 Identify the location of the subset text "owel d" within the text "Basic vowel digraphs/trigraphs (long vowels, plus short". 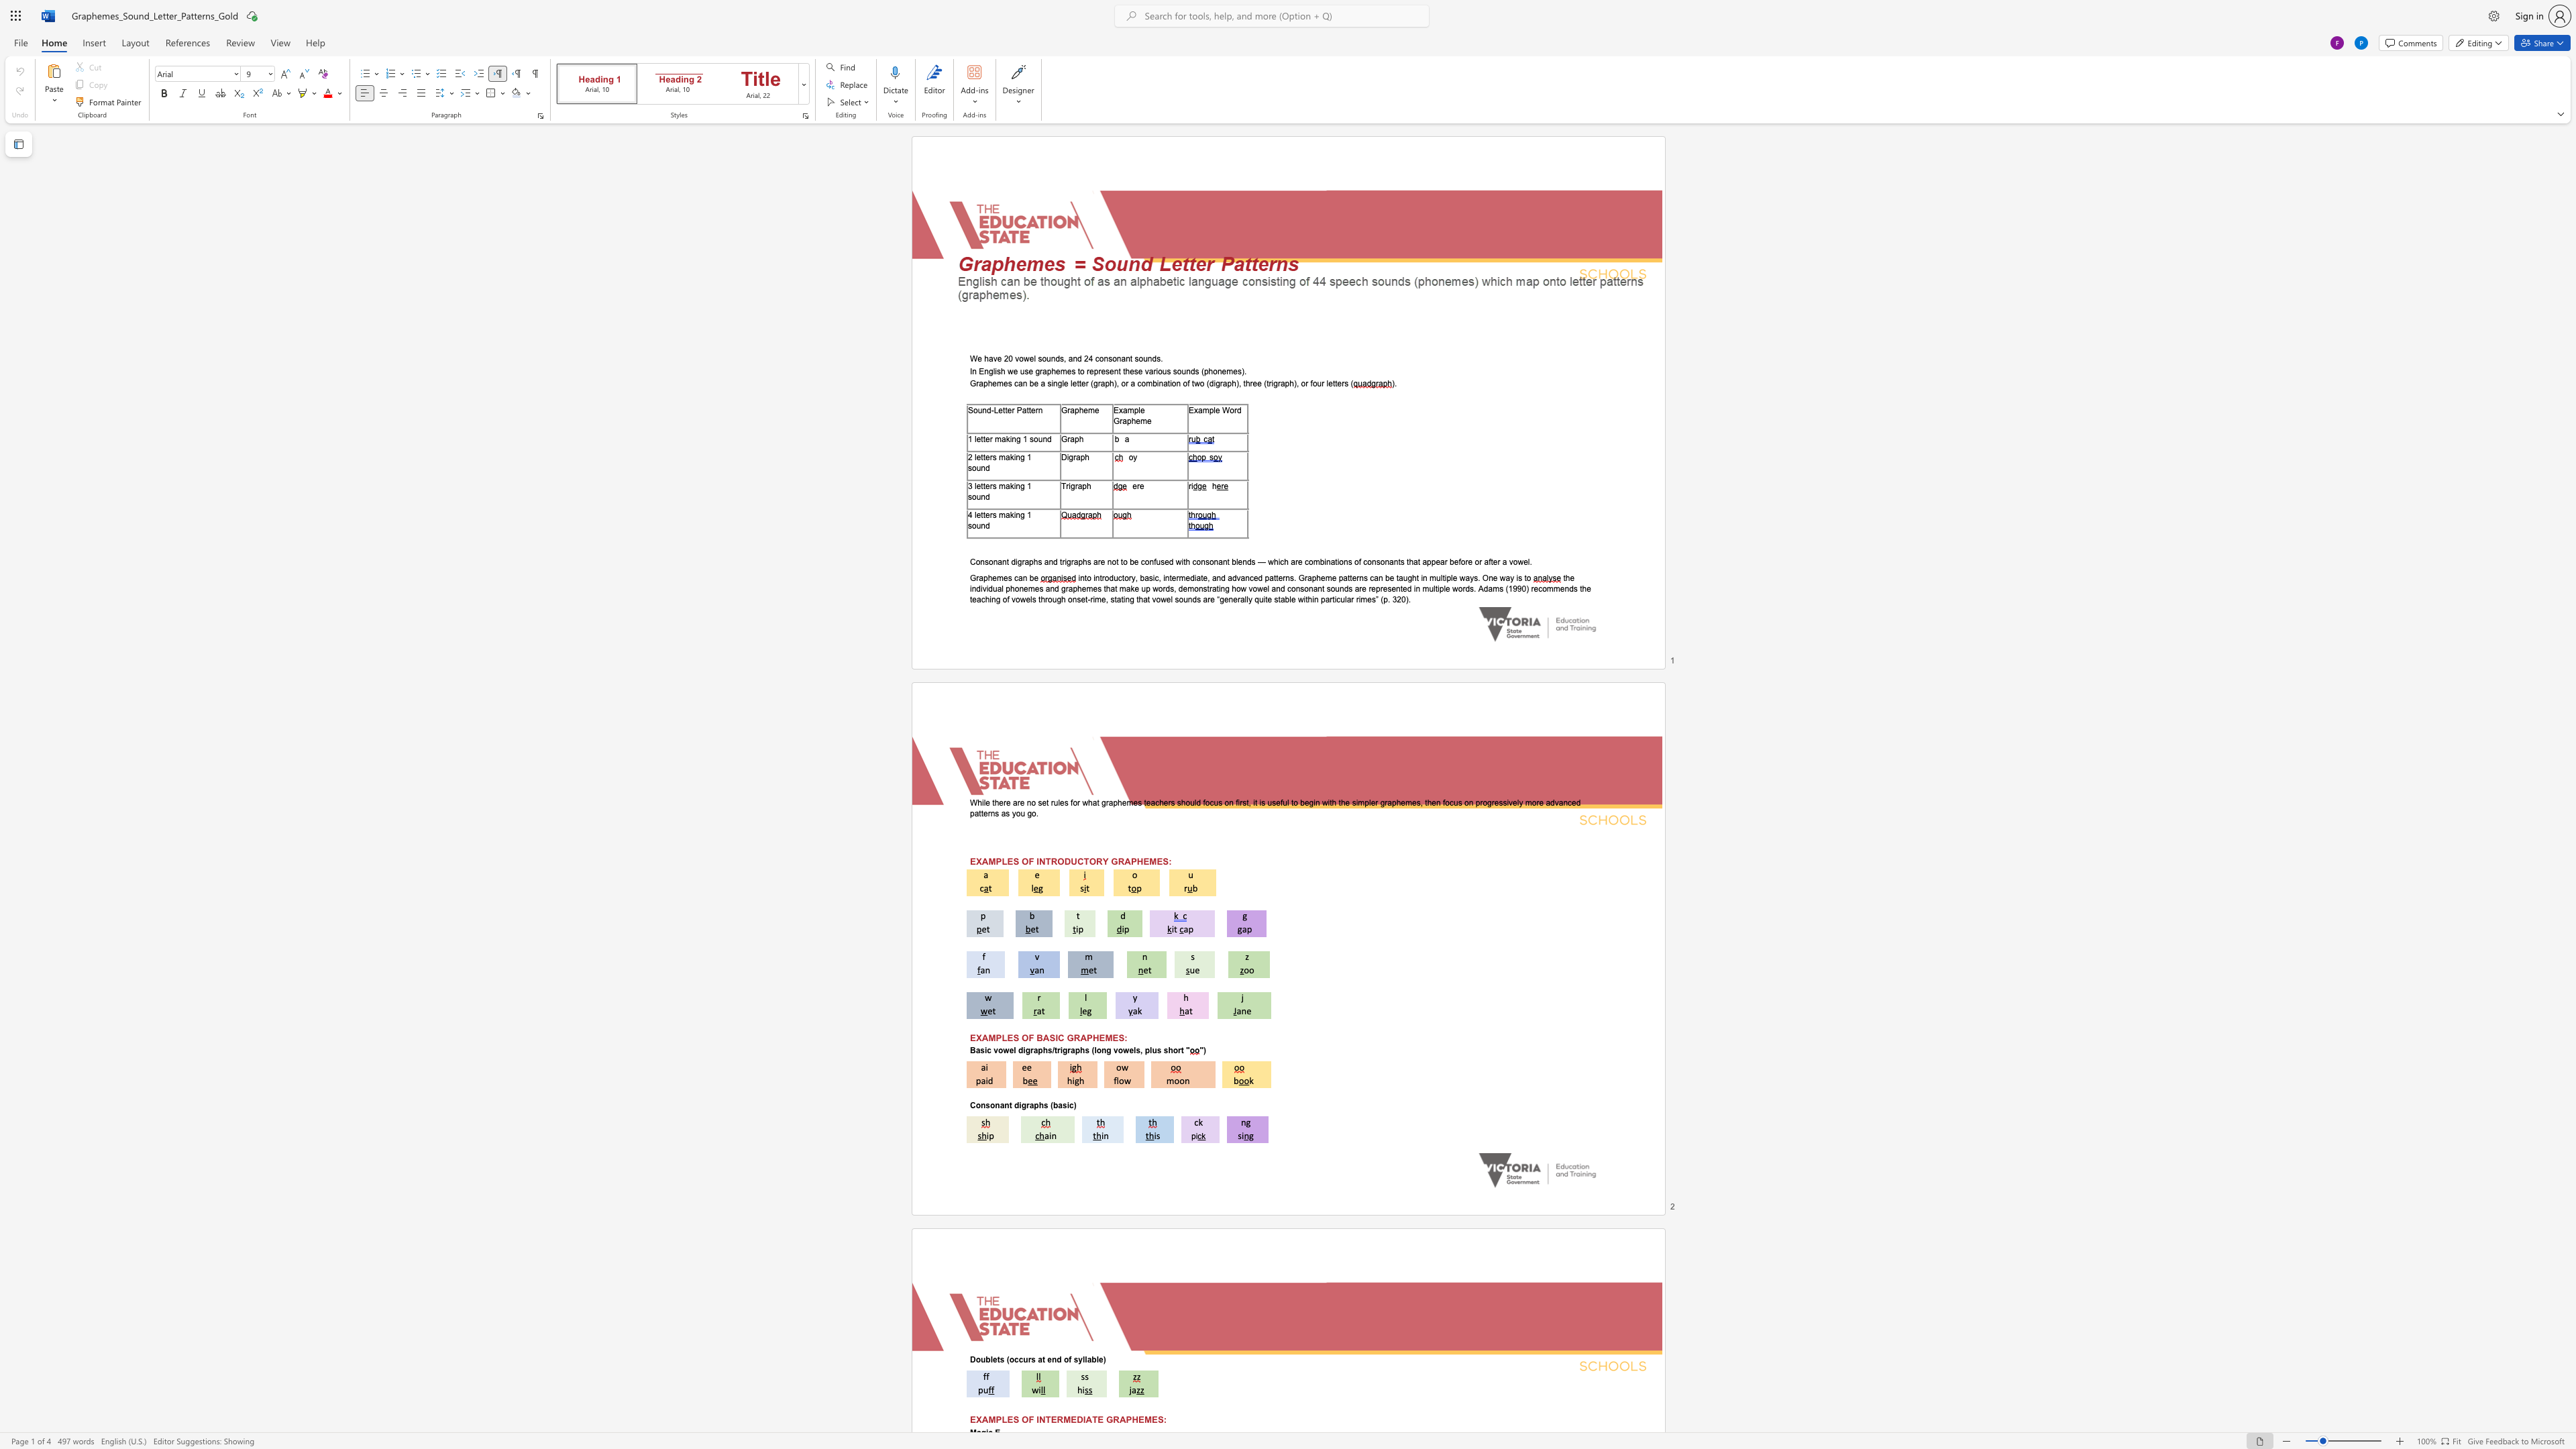
(998, 1050).